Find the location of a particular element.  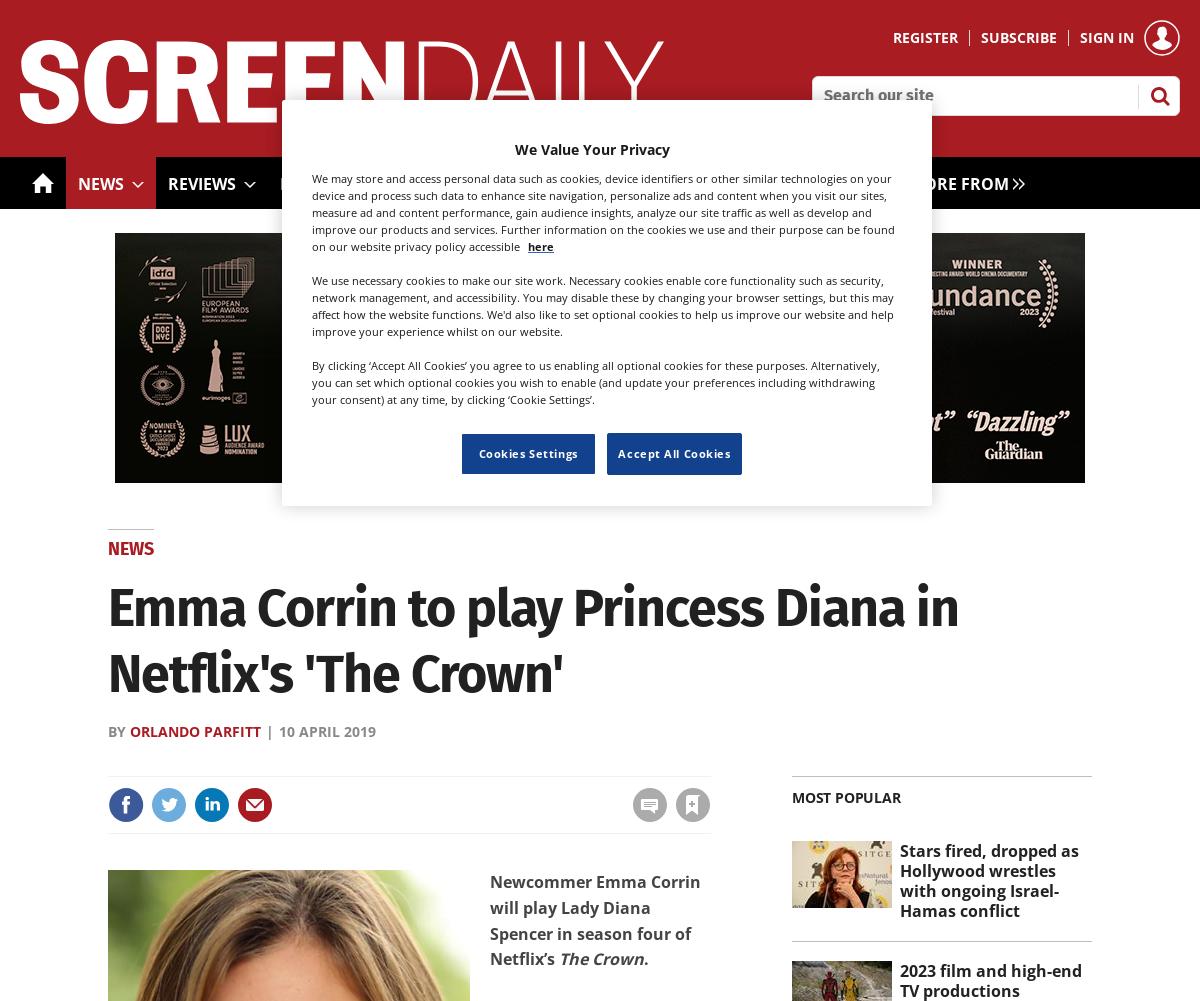

'Awards' is located at coordinates (665, 183).